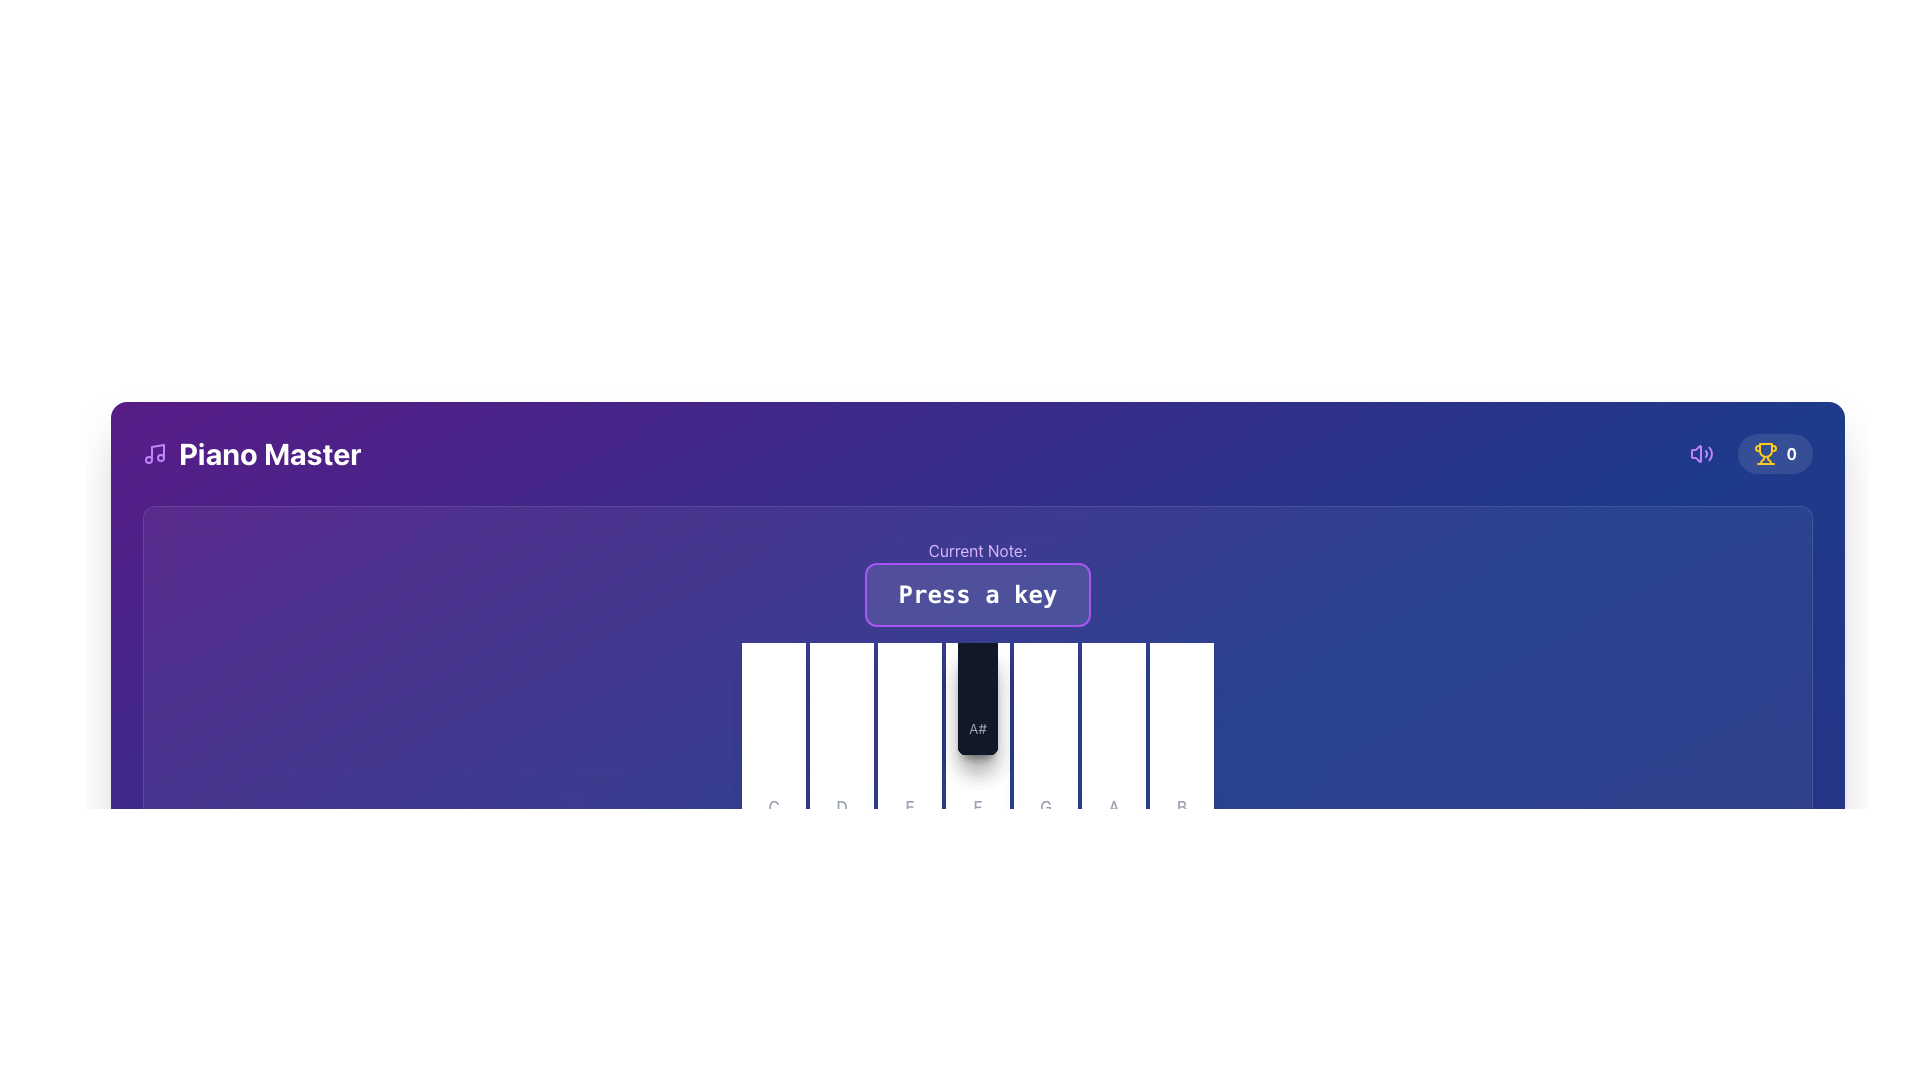 The image size is (1920, 1080). I want to click on instruction displayed in the text display area, which is located directly below the header section and above the piano keys, so click(978, 574).